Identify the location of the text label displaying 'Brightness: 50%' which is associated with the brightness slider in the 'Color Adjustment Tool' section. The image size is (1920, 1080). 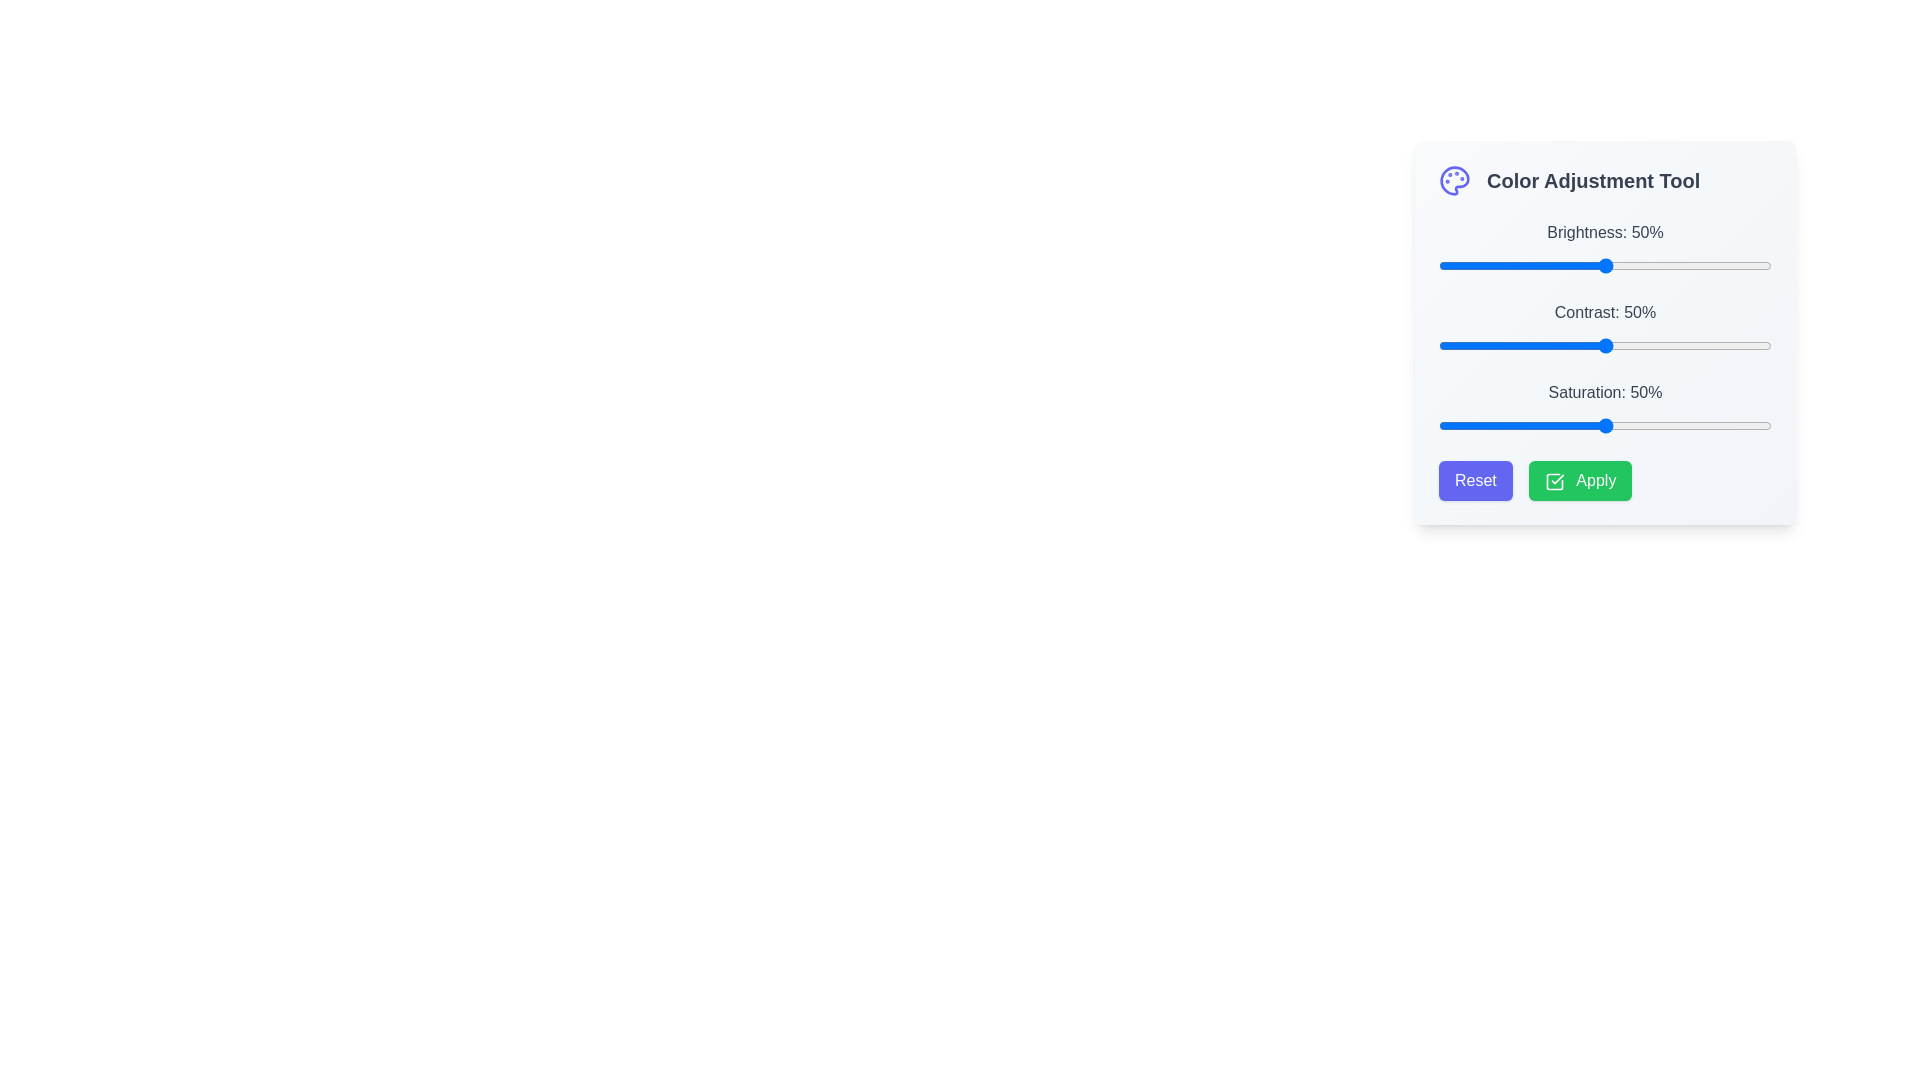
(1605, 231).